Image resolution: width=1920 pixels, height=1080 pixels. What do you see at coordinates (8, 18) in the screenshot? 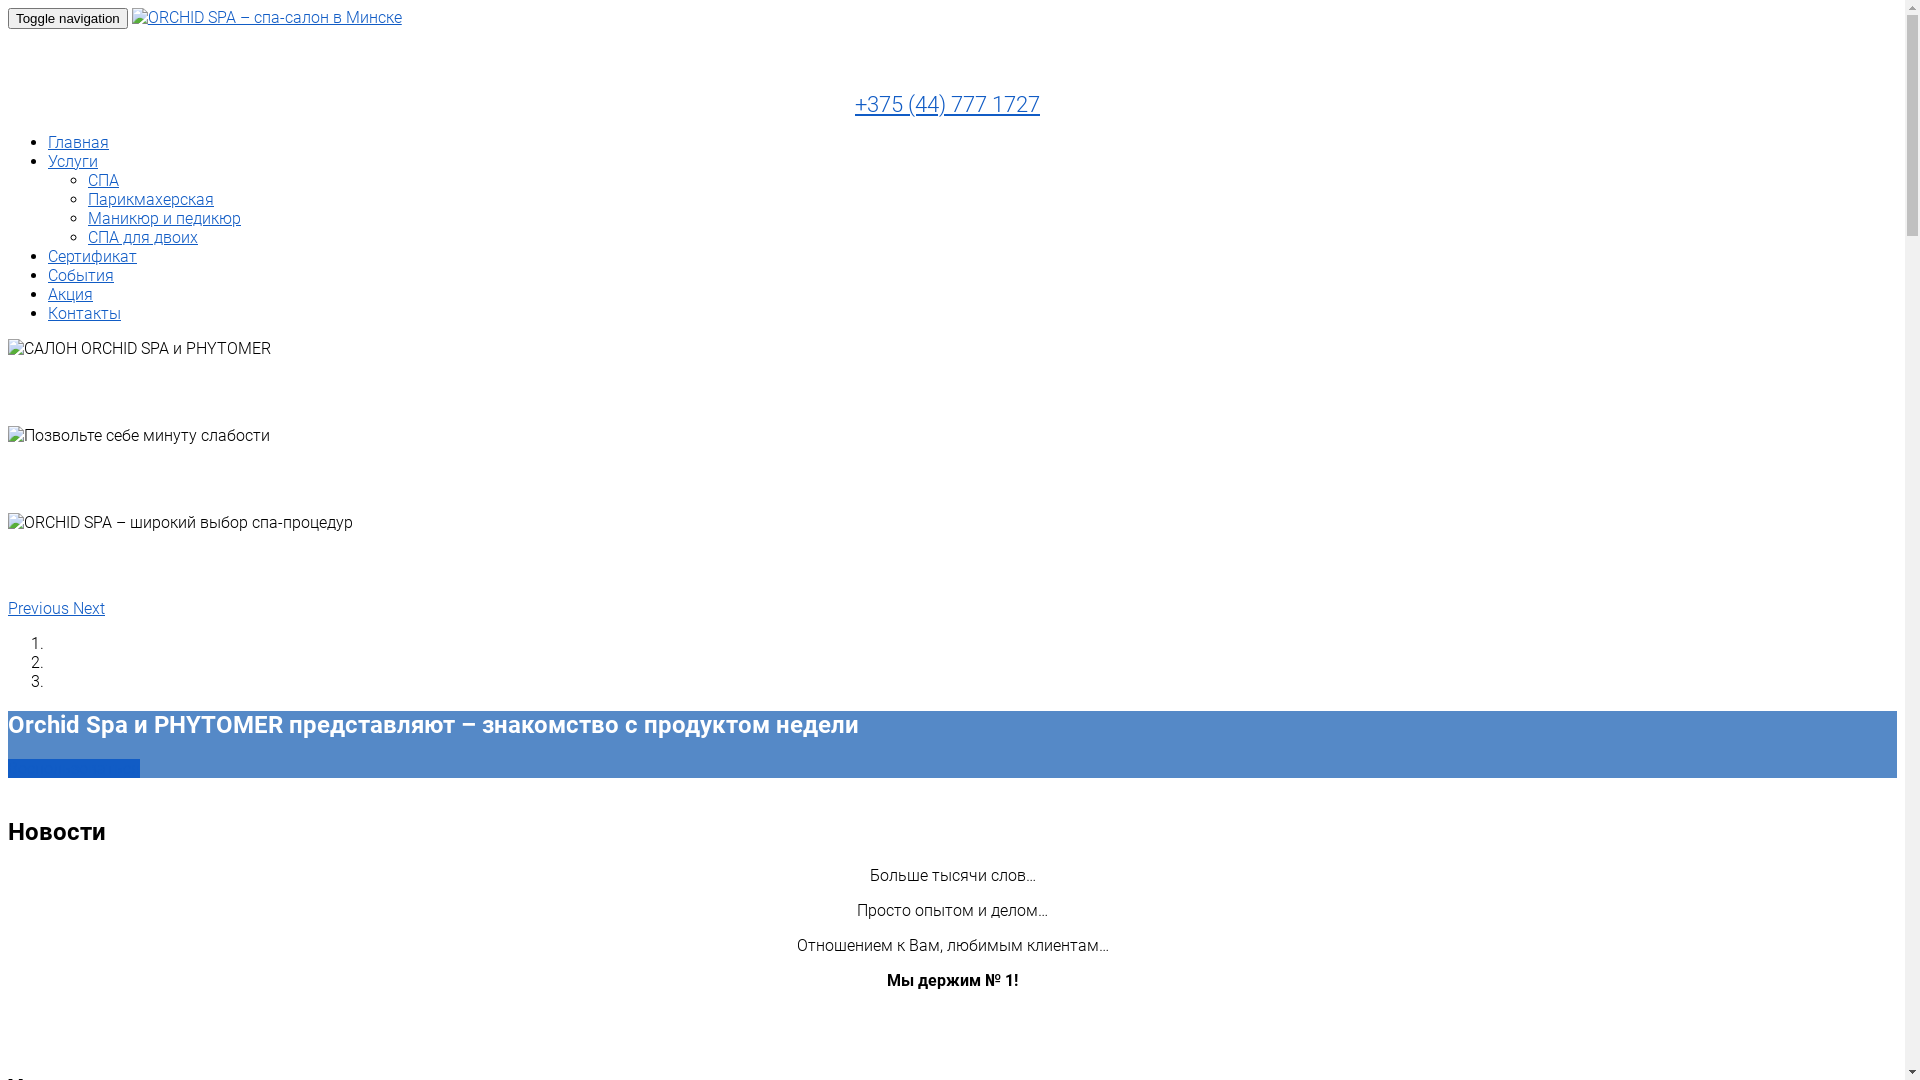
I see `'Toggle navigation'` at bounding box center [8, 18].